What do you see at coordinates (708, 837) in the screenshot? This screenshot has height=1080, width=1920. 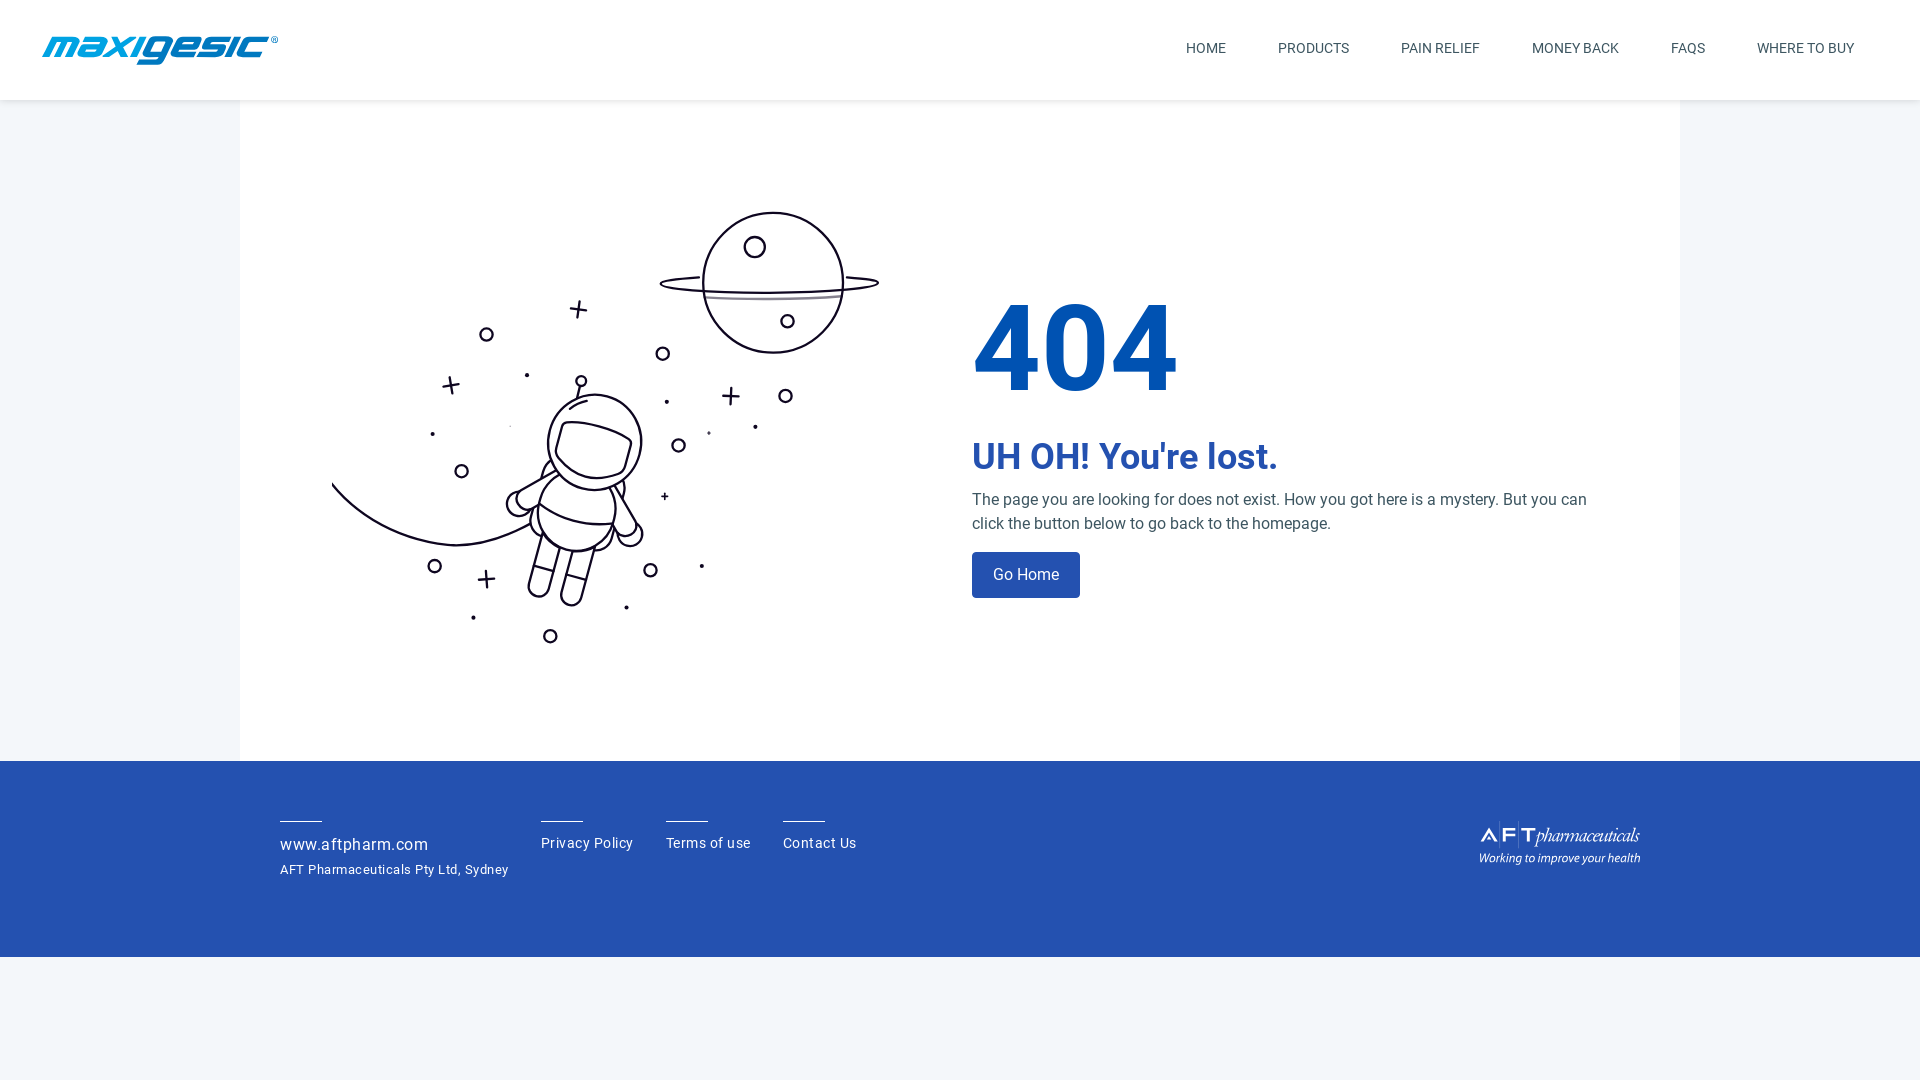 I see `'Terms of use'` at bounding box center [708, 837].